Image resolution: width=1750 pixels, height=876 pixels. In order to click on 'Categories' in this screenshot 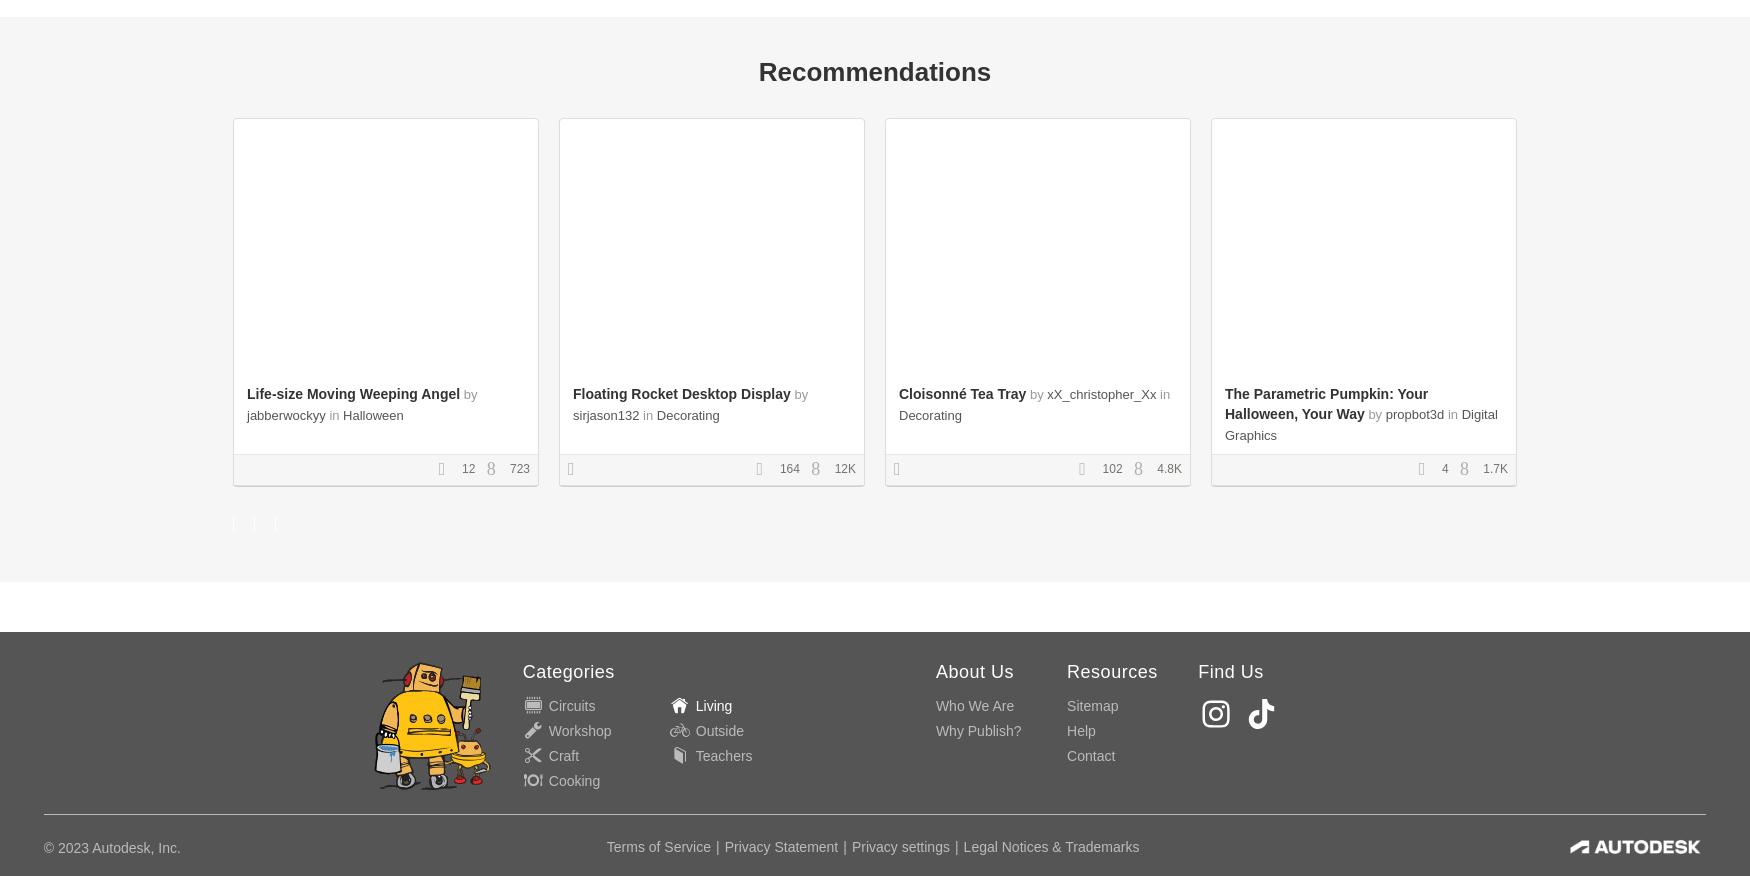, I will do `click(568, 670)`.